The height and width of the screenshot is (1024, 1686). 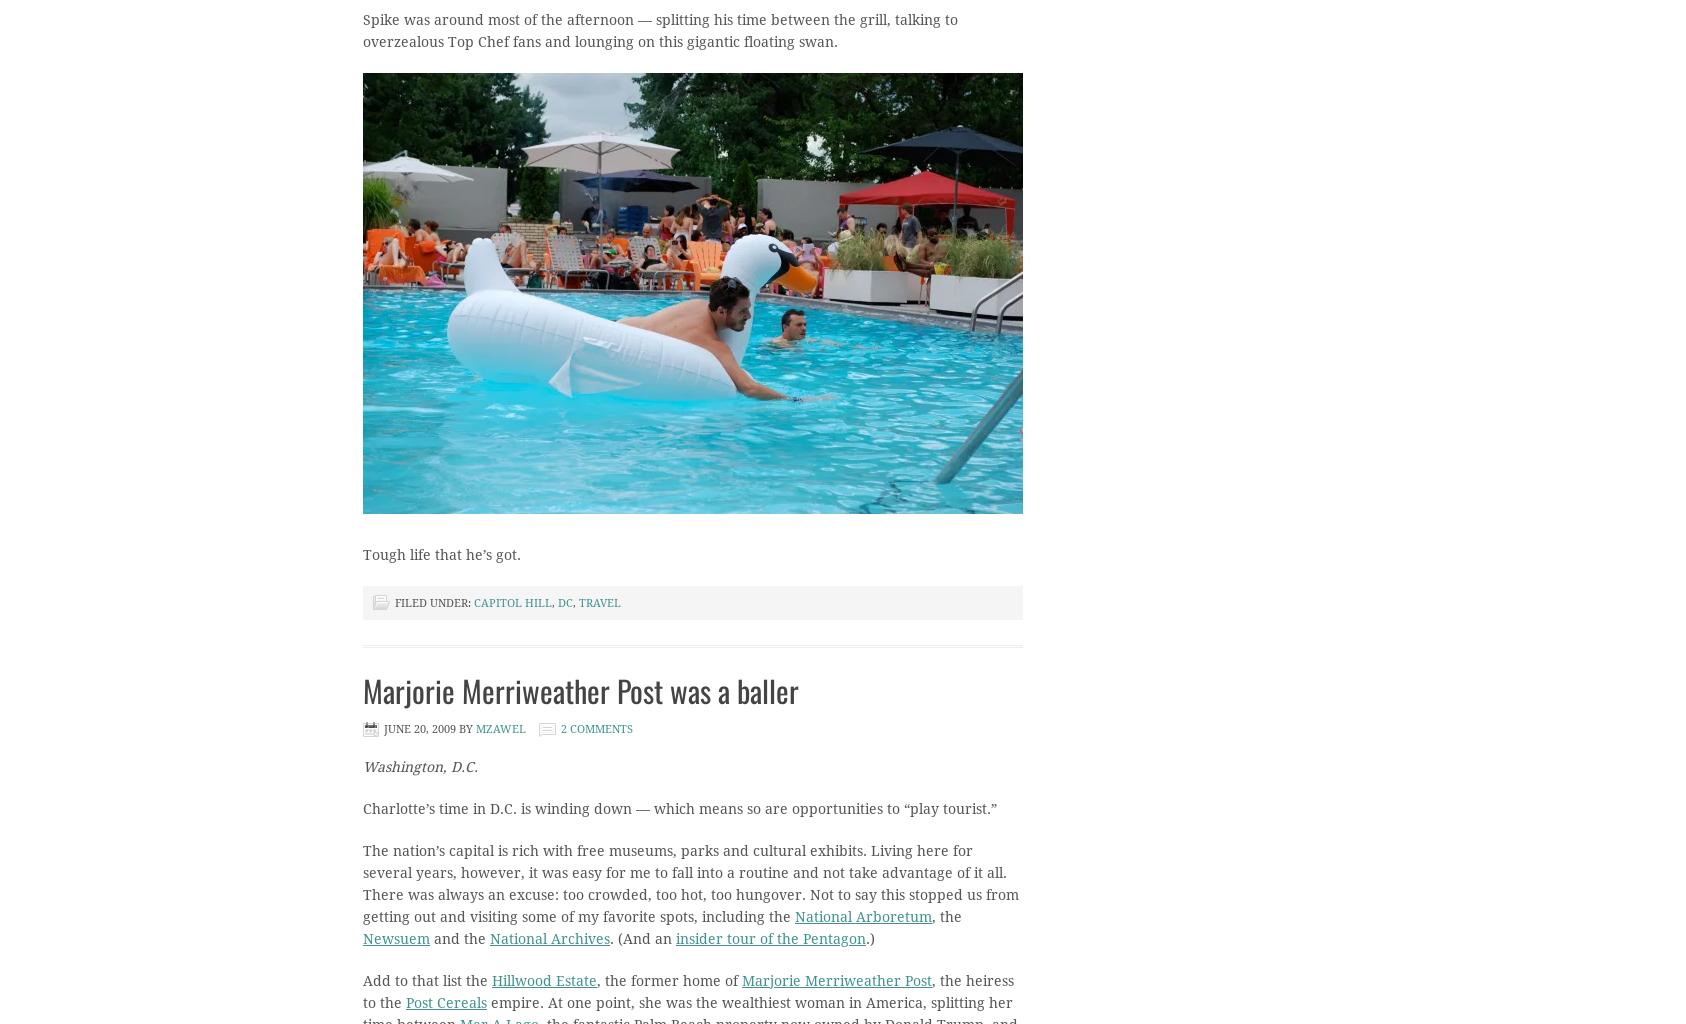 I want to click on 'by', so click(x=466, y=728).